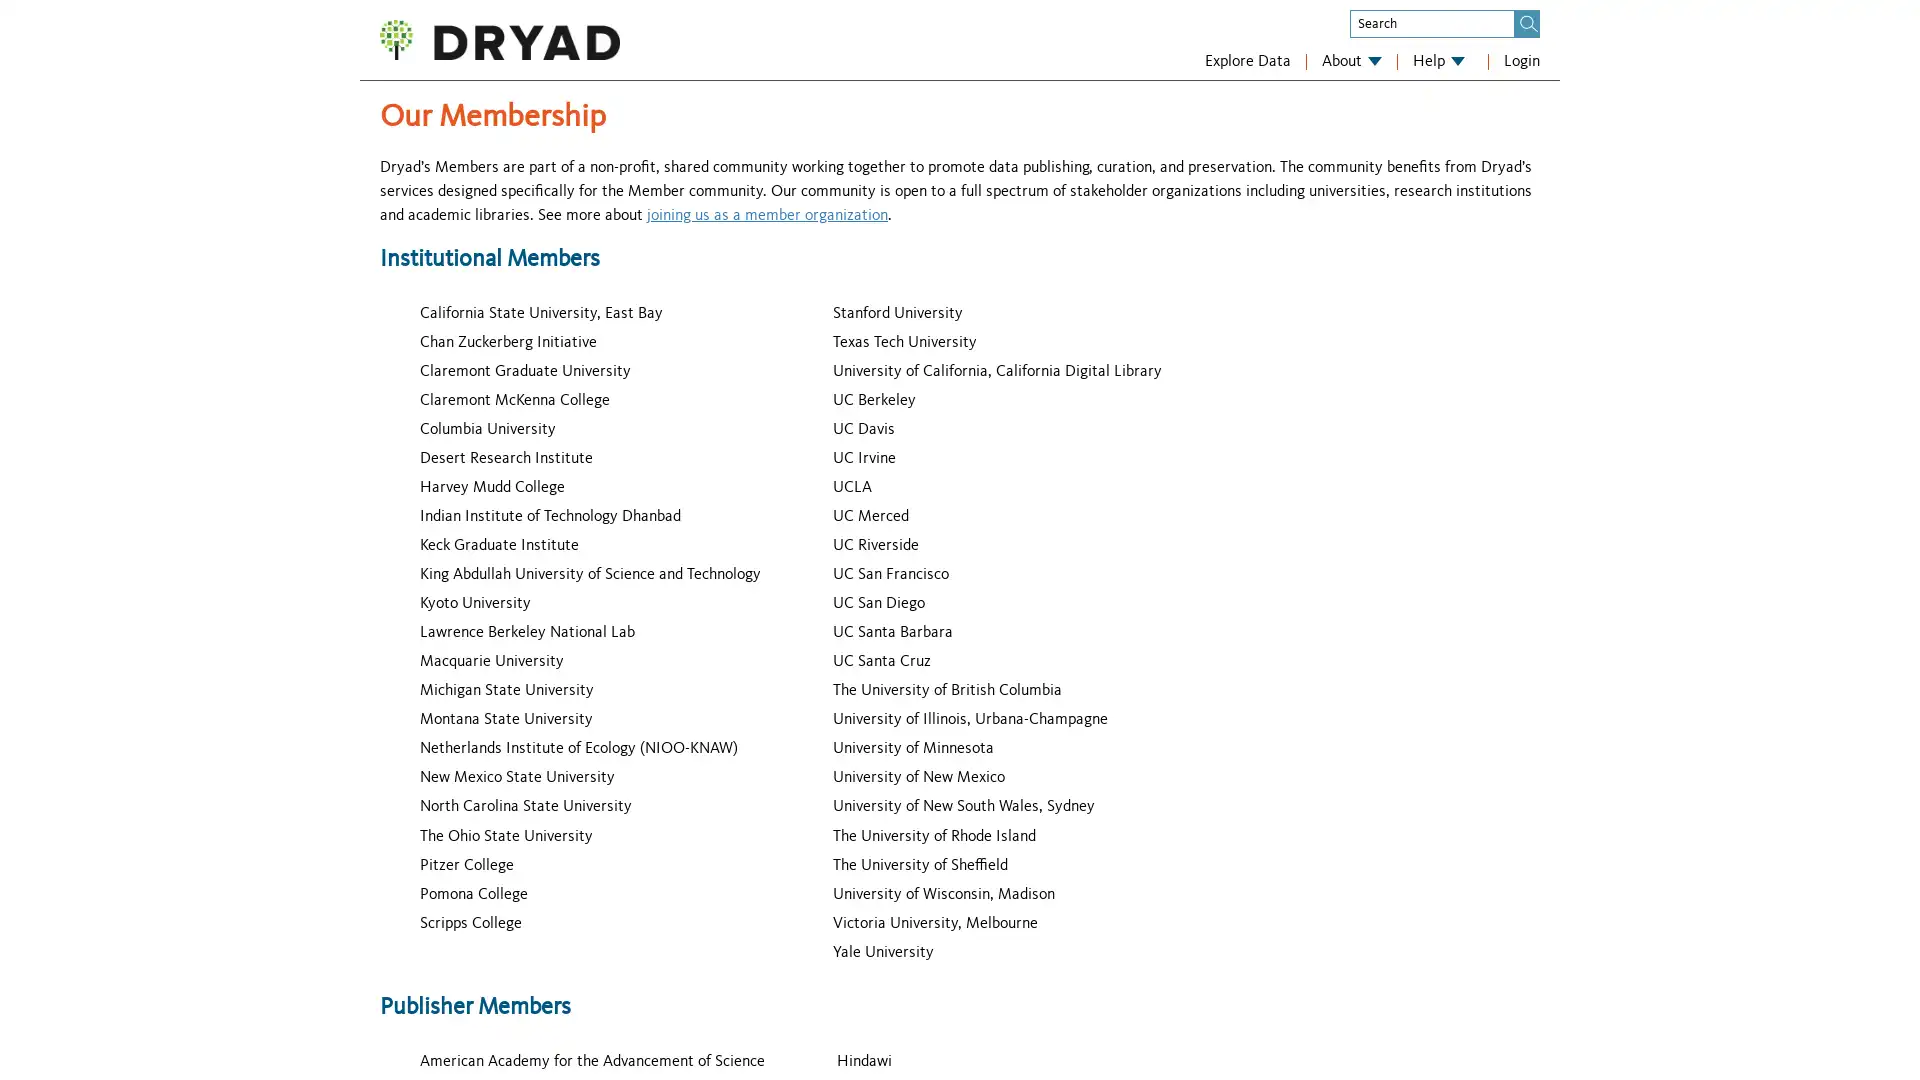  What do you see at coordinates (1352, 60) in the screenshot?
I see `About` at bounding box center [1352, 60].